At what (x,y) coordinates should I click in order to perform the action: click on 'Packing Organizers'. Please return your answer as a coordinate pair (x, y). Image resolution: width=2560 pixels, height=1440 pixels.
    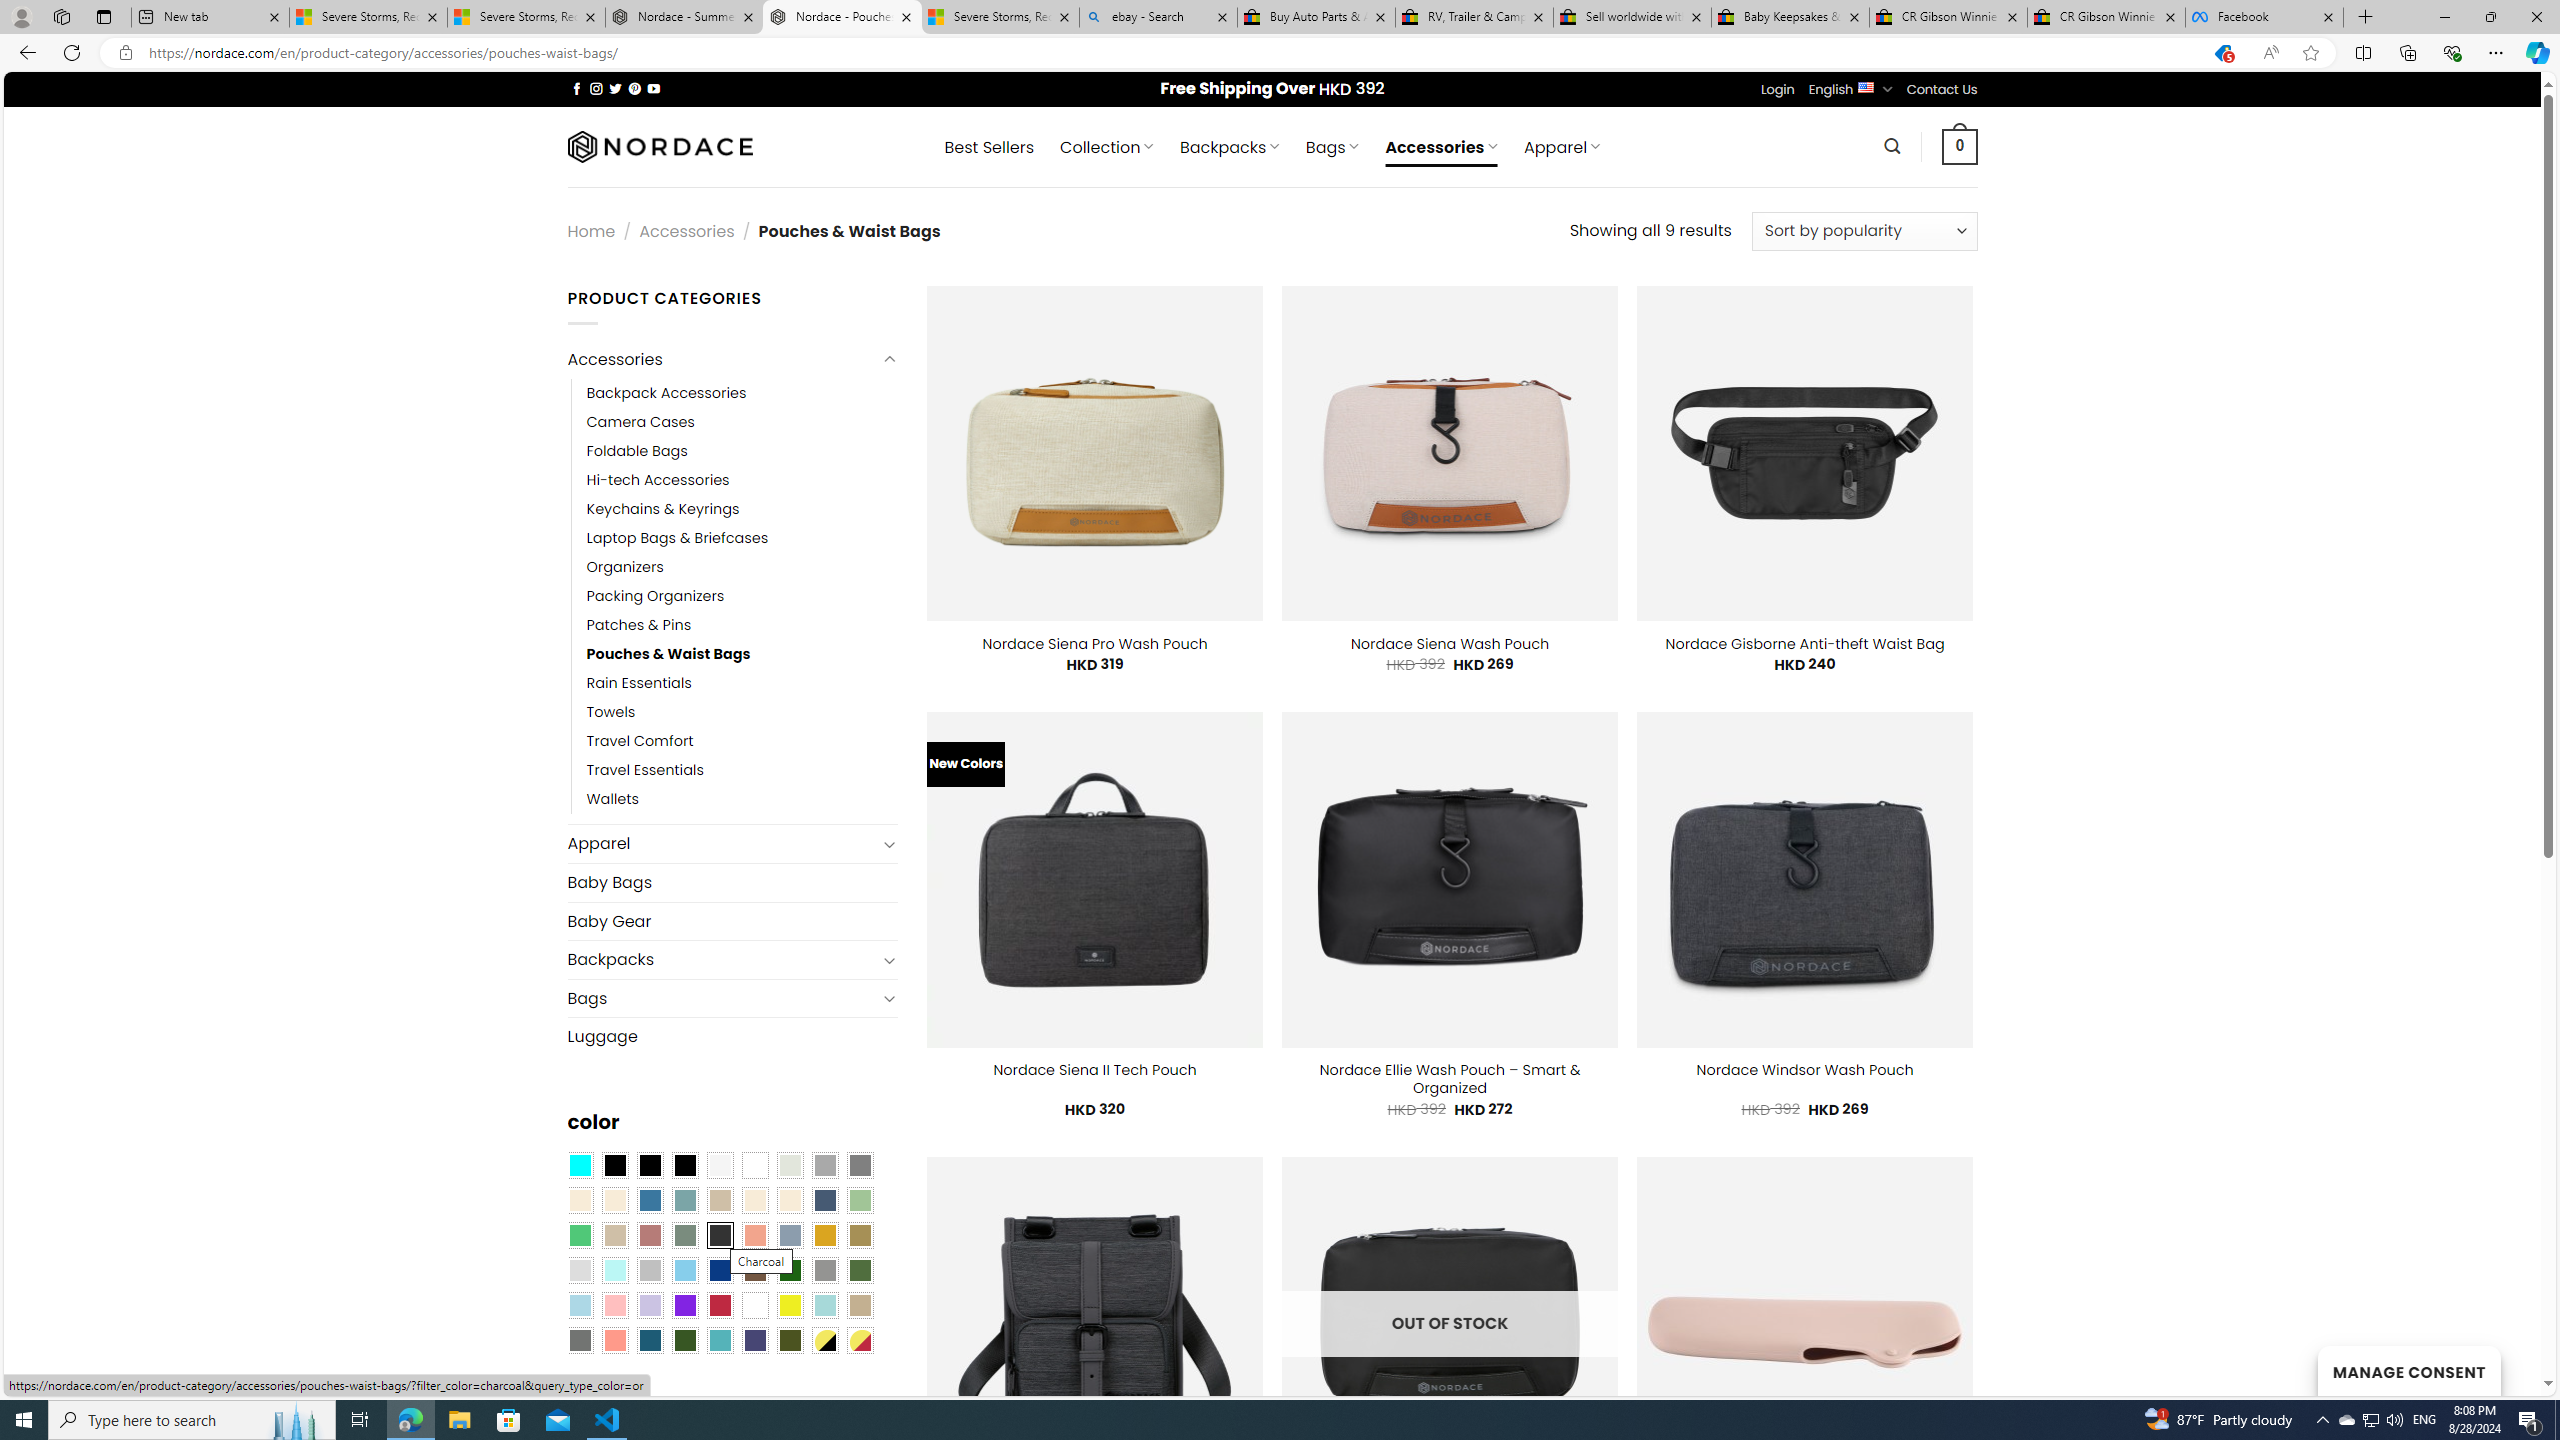
    Looking at the image, I should click on (655, 595).